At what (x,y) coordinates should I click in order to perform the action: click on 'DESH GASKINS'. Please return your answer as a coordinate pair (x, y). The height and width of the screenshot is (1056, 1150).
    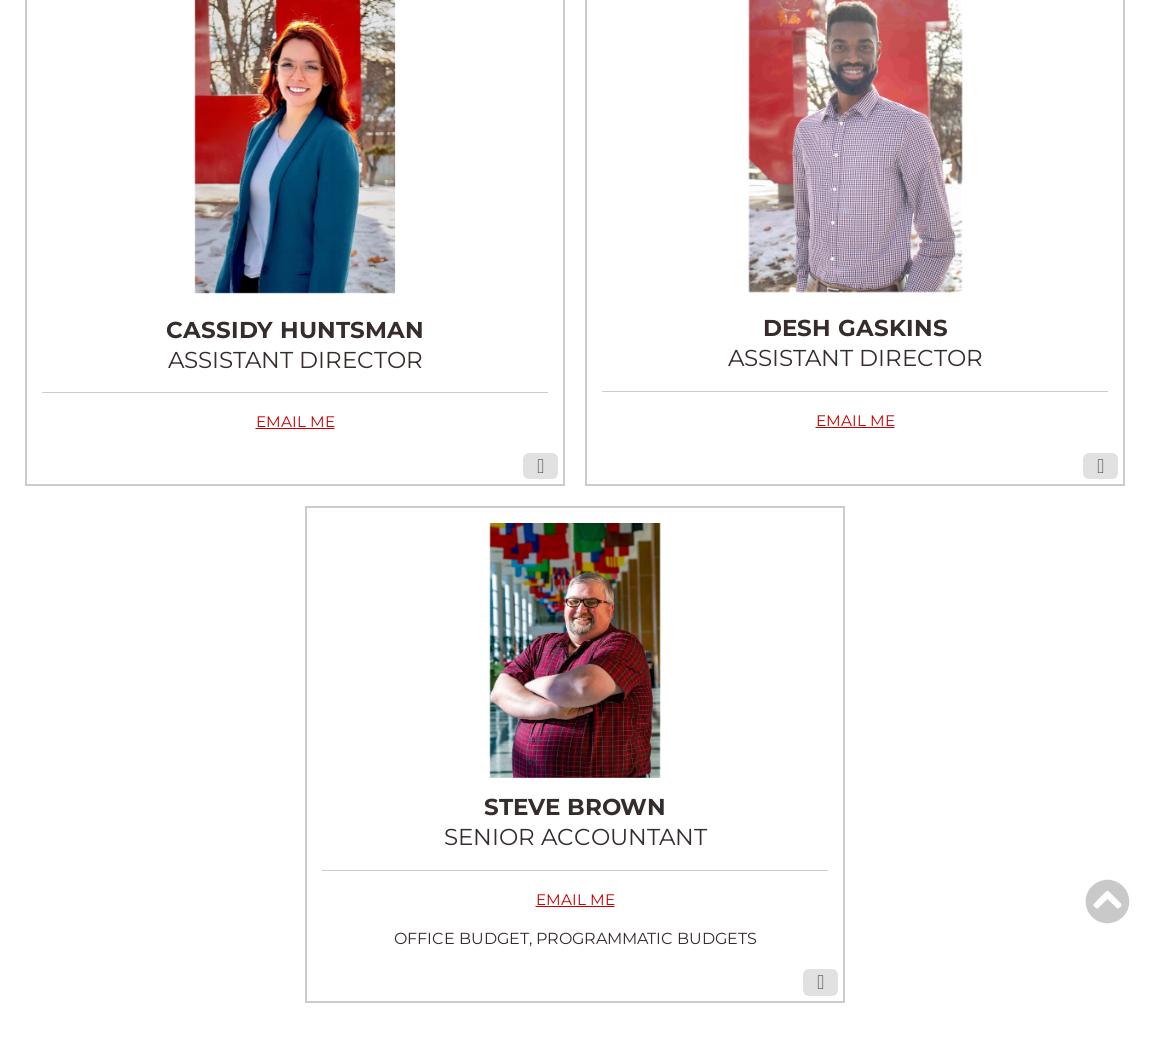
    Looking at the image, I should click on (853, 327).